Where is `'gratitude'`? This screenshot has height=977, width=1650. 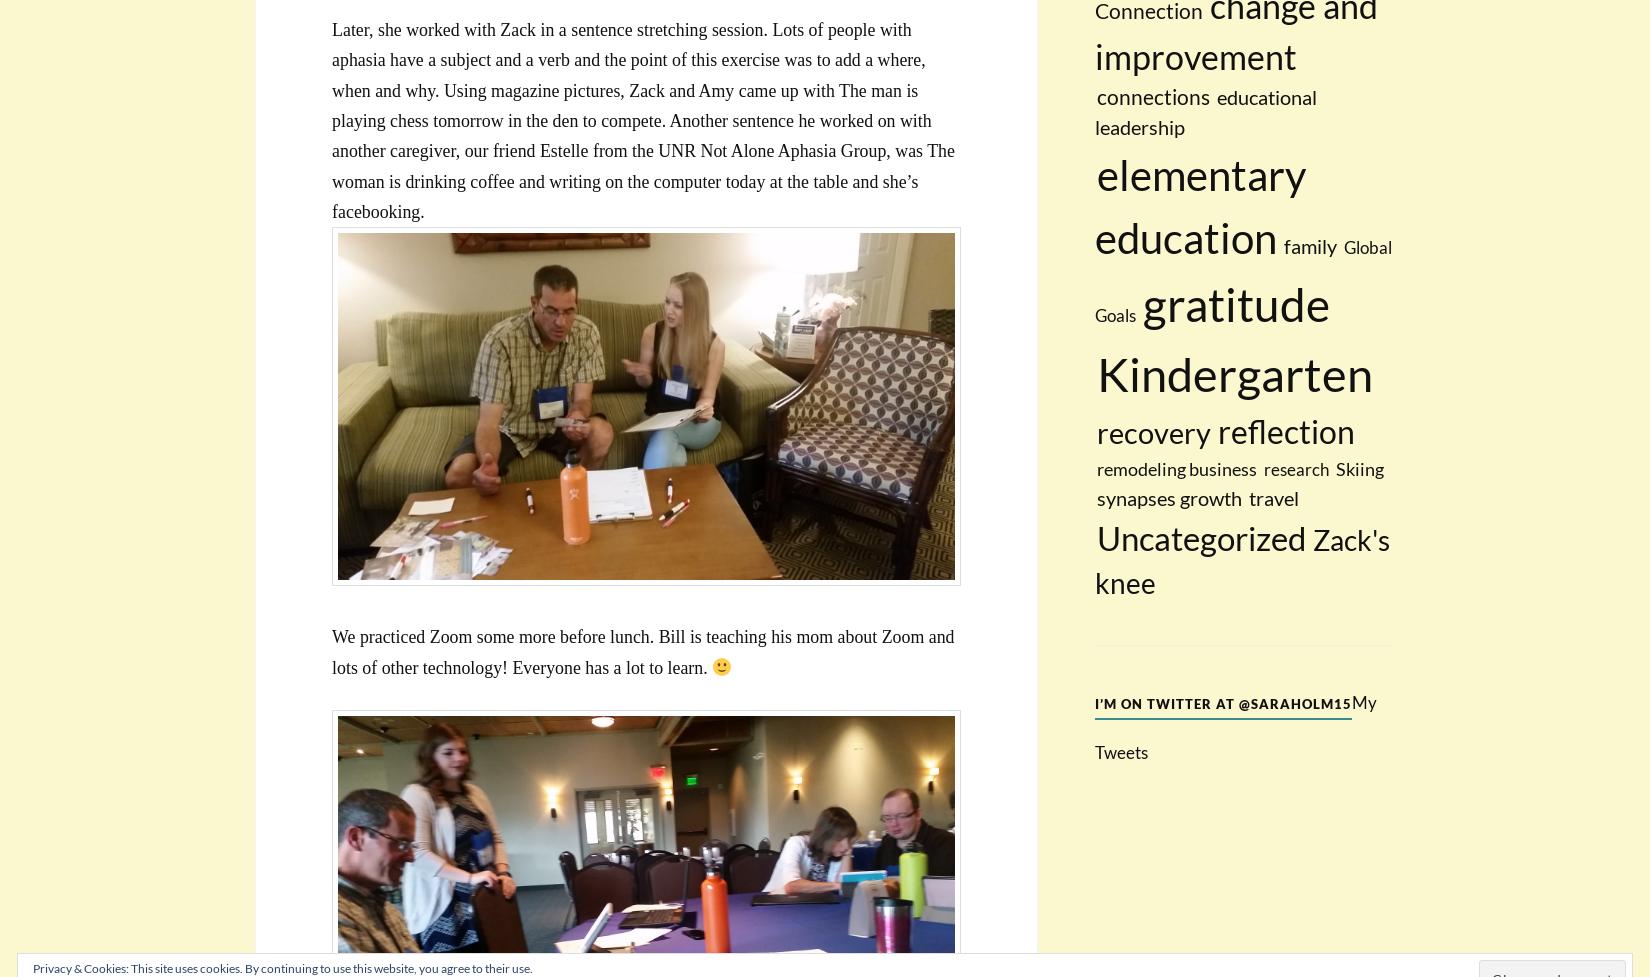 'gratitude' is located at coordinates (1236, 303).